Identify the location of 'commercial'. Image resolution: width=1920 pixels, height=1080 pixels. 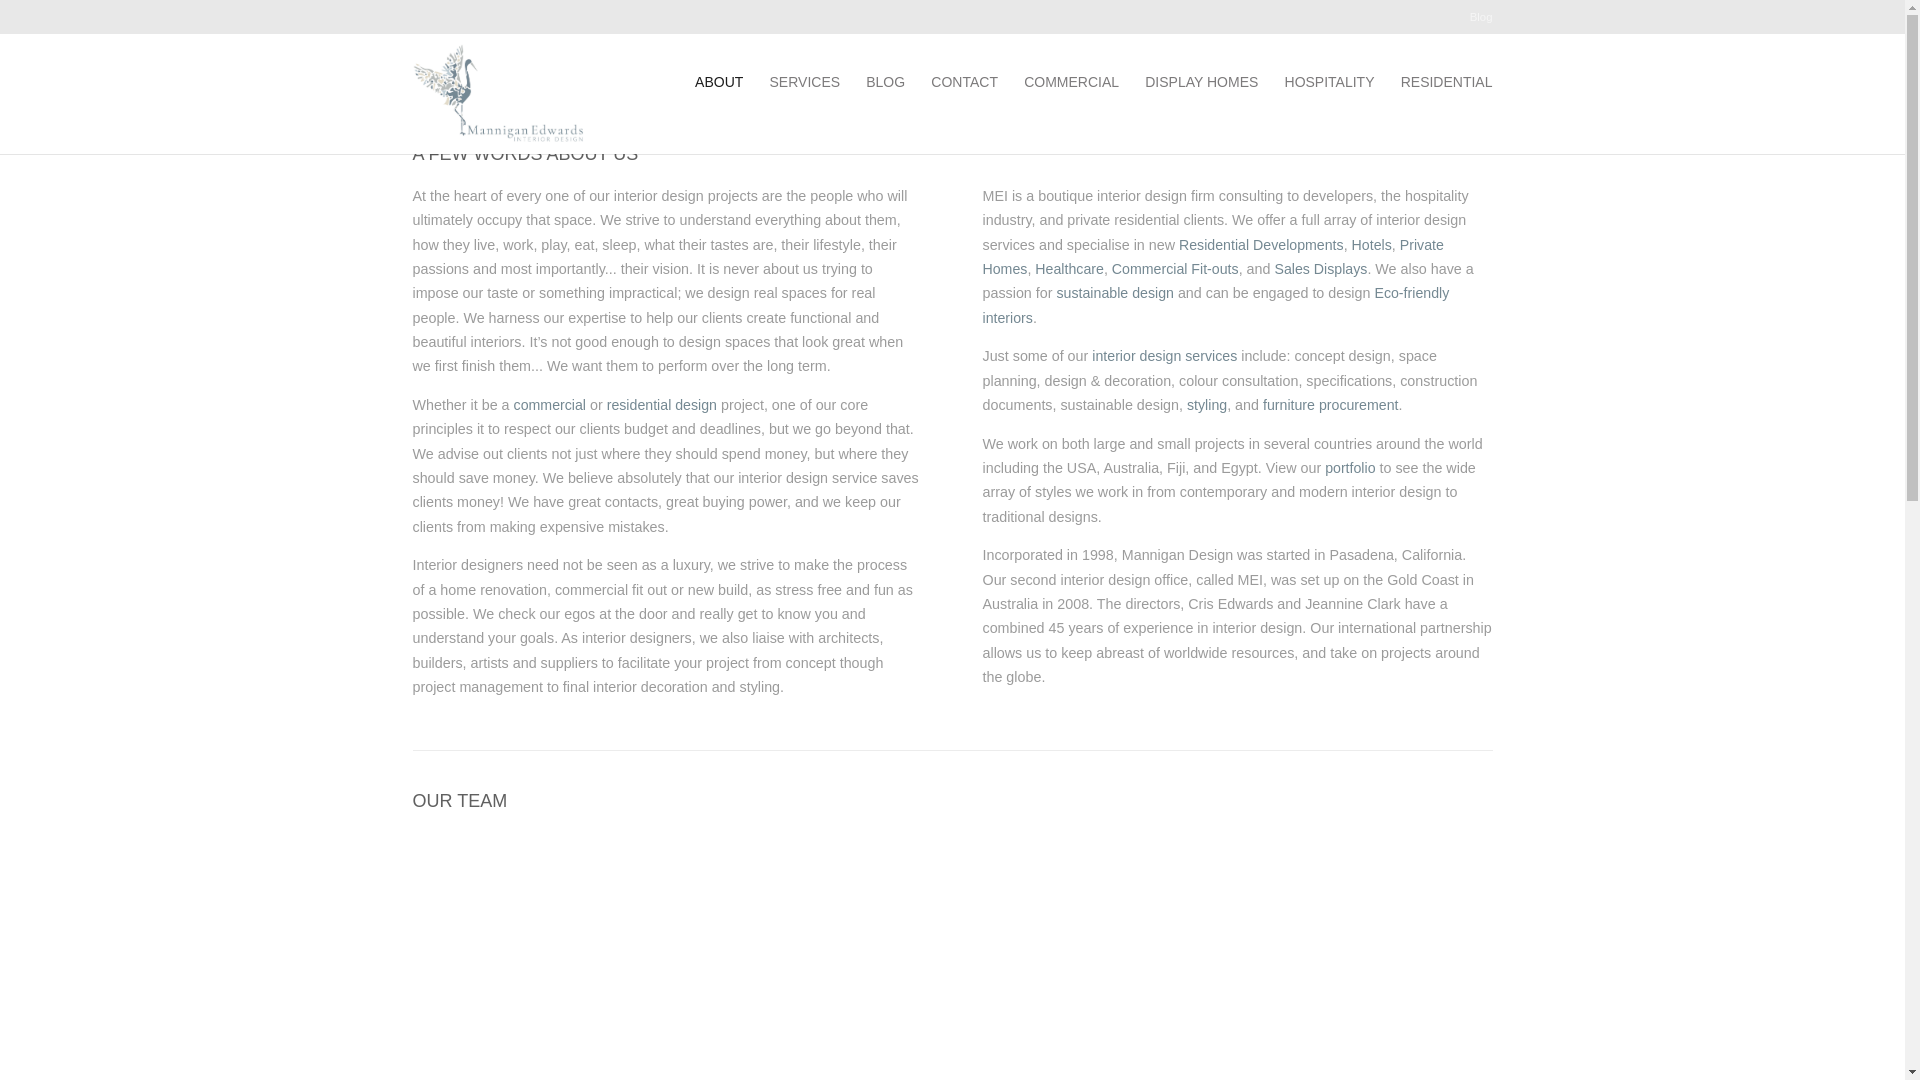
(550, 405).